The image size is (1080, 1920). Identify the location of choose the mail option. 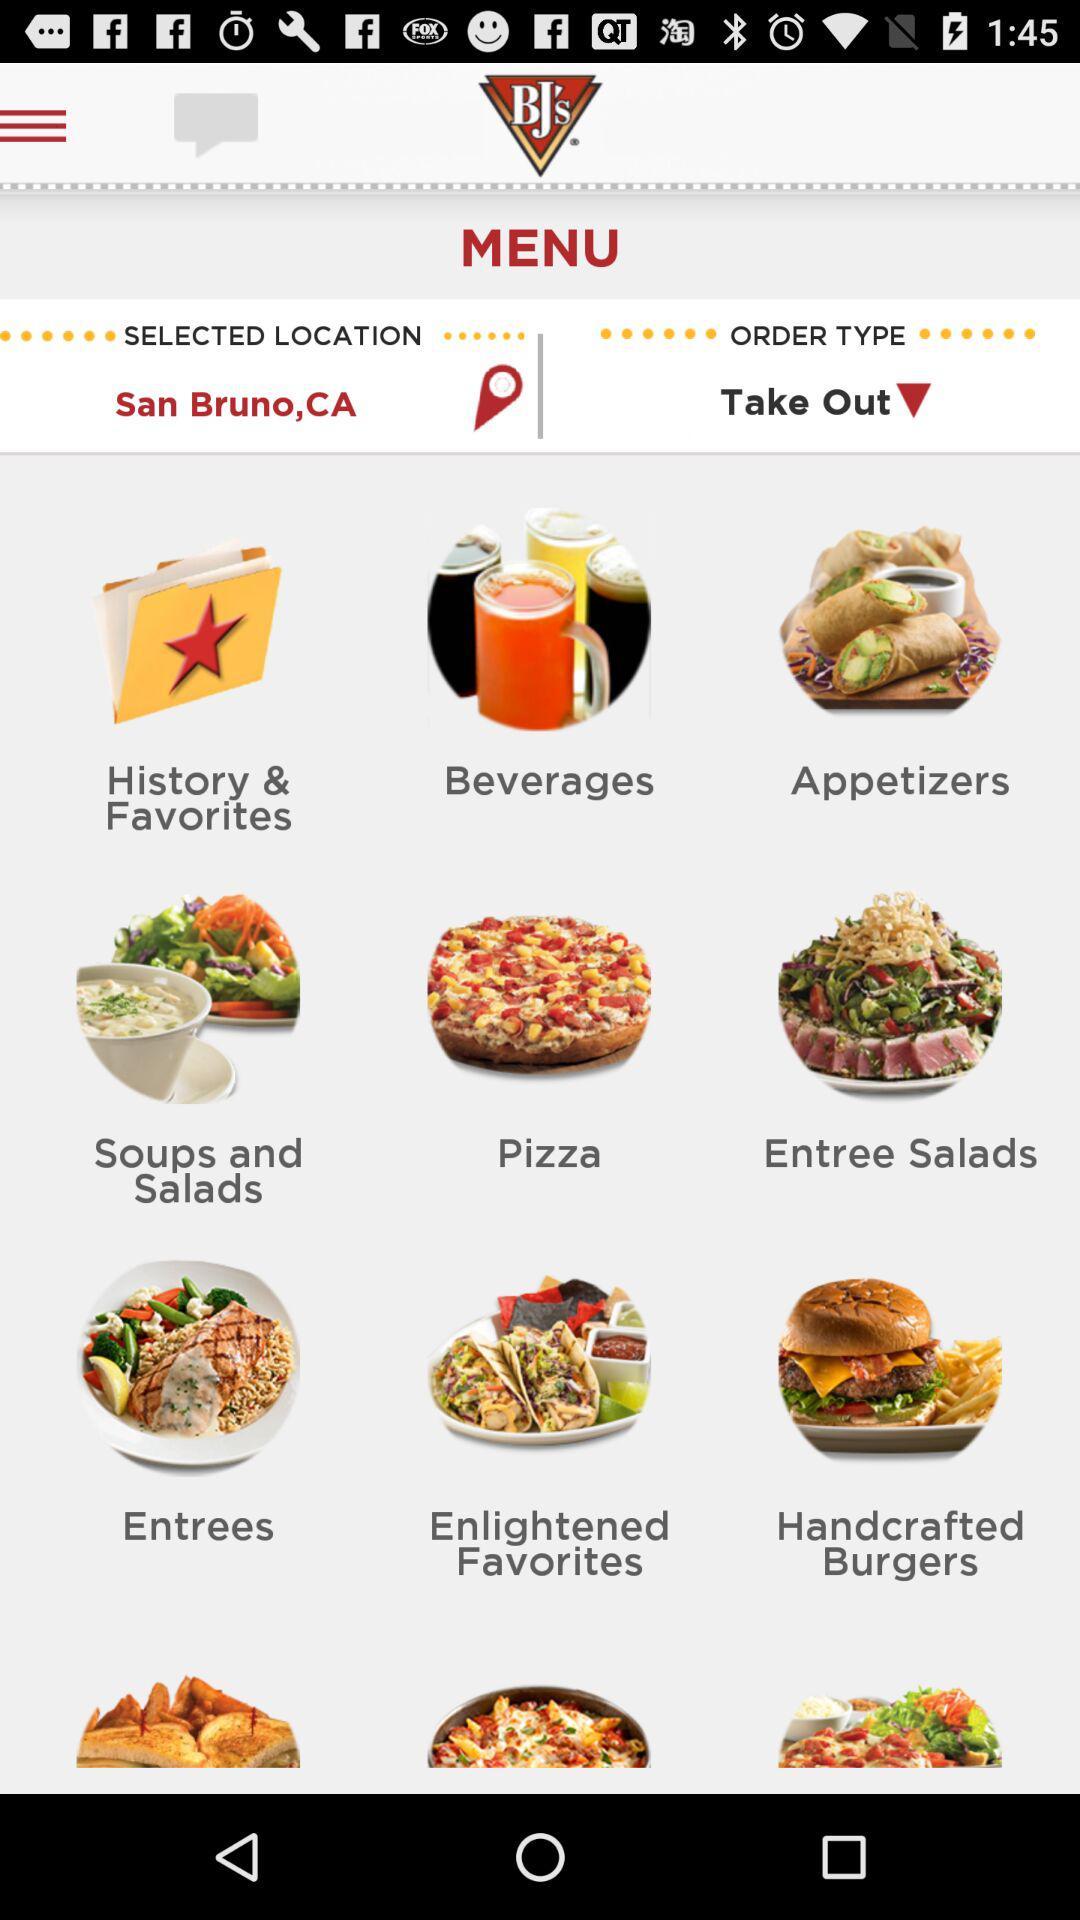
(218, 124).